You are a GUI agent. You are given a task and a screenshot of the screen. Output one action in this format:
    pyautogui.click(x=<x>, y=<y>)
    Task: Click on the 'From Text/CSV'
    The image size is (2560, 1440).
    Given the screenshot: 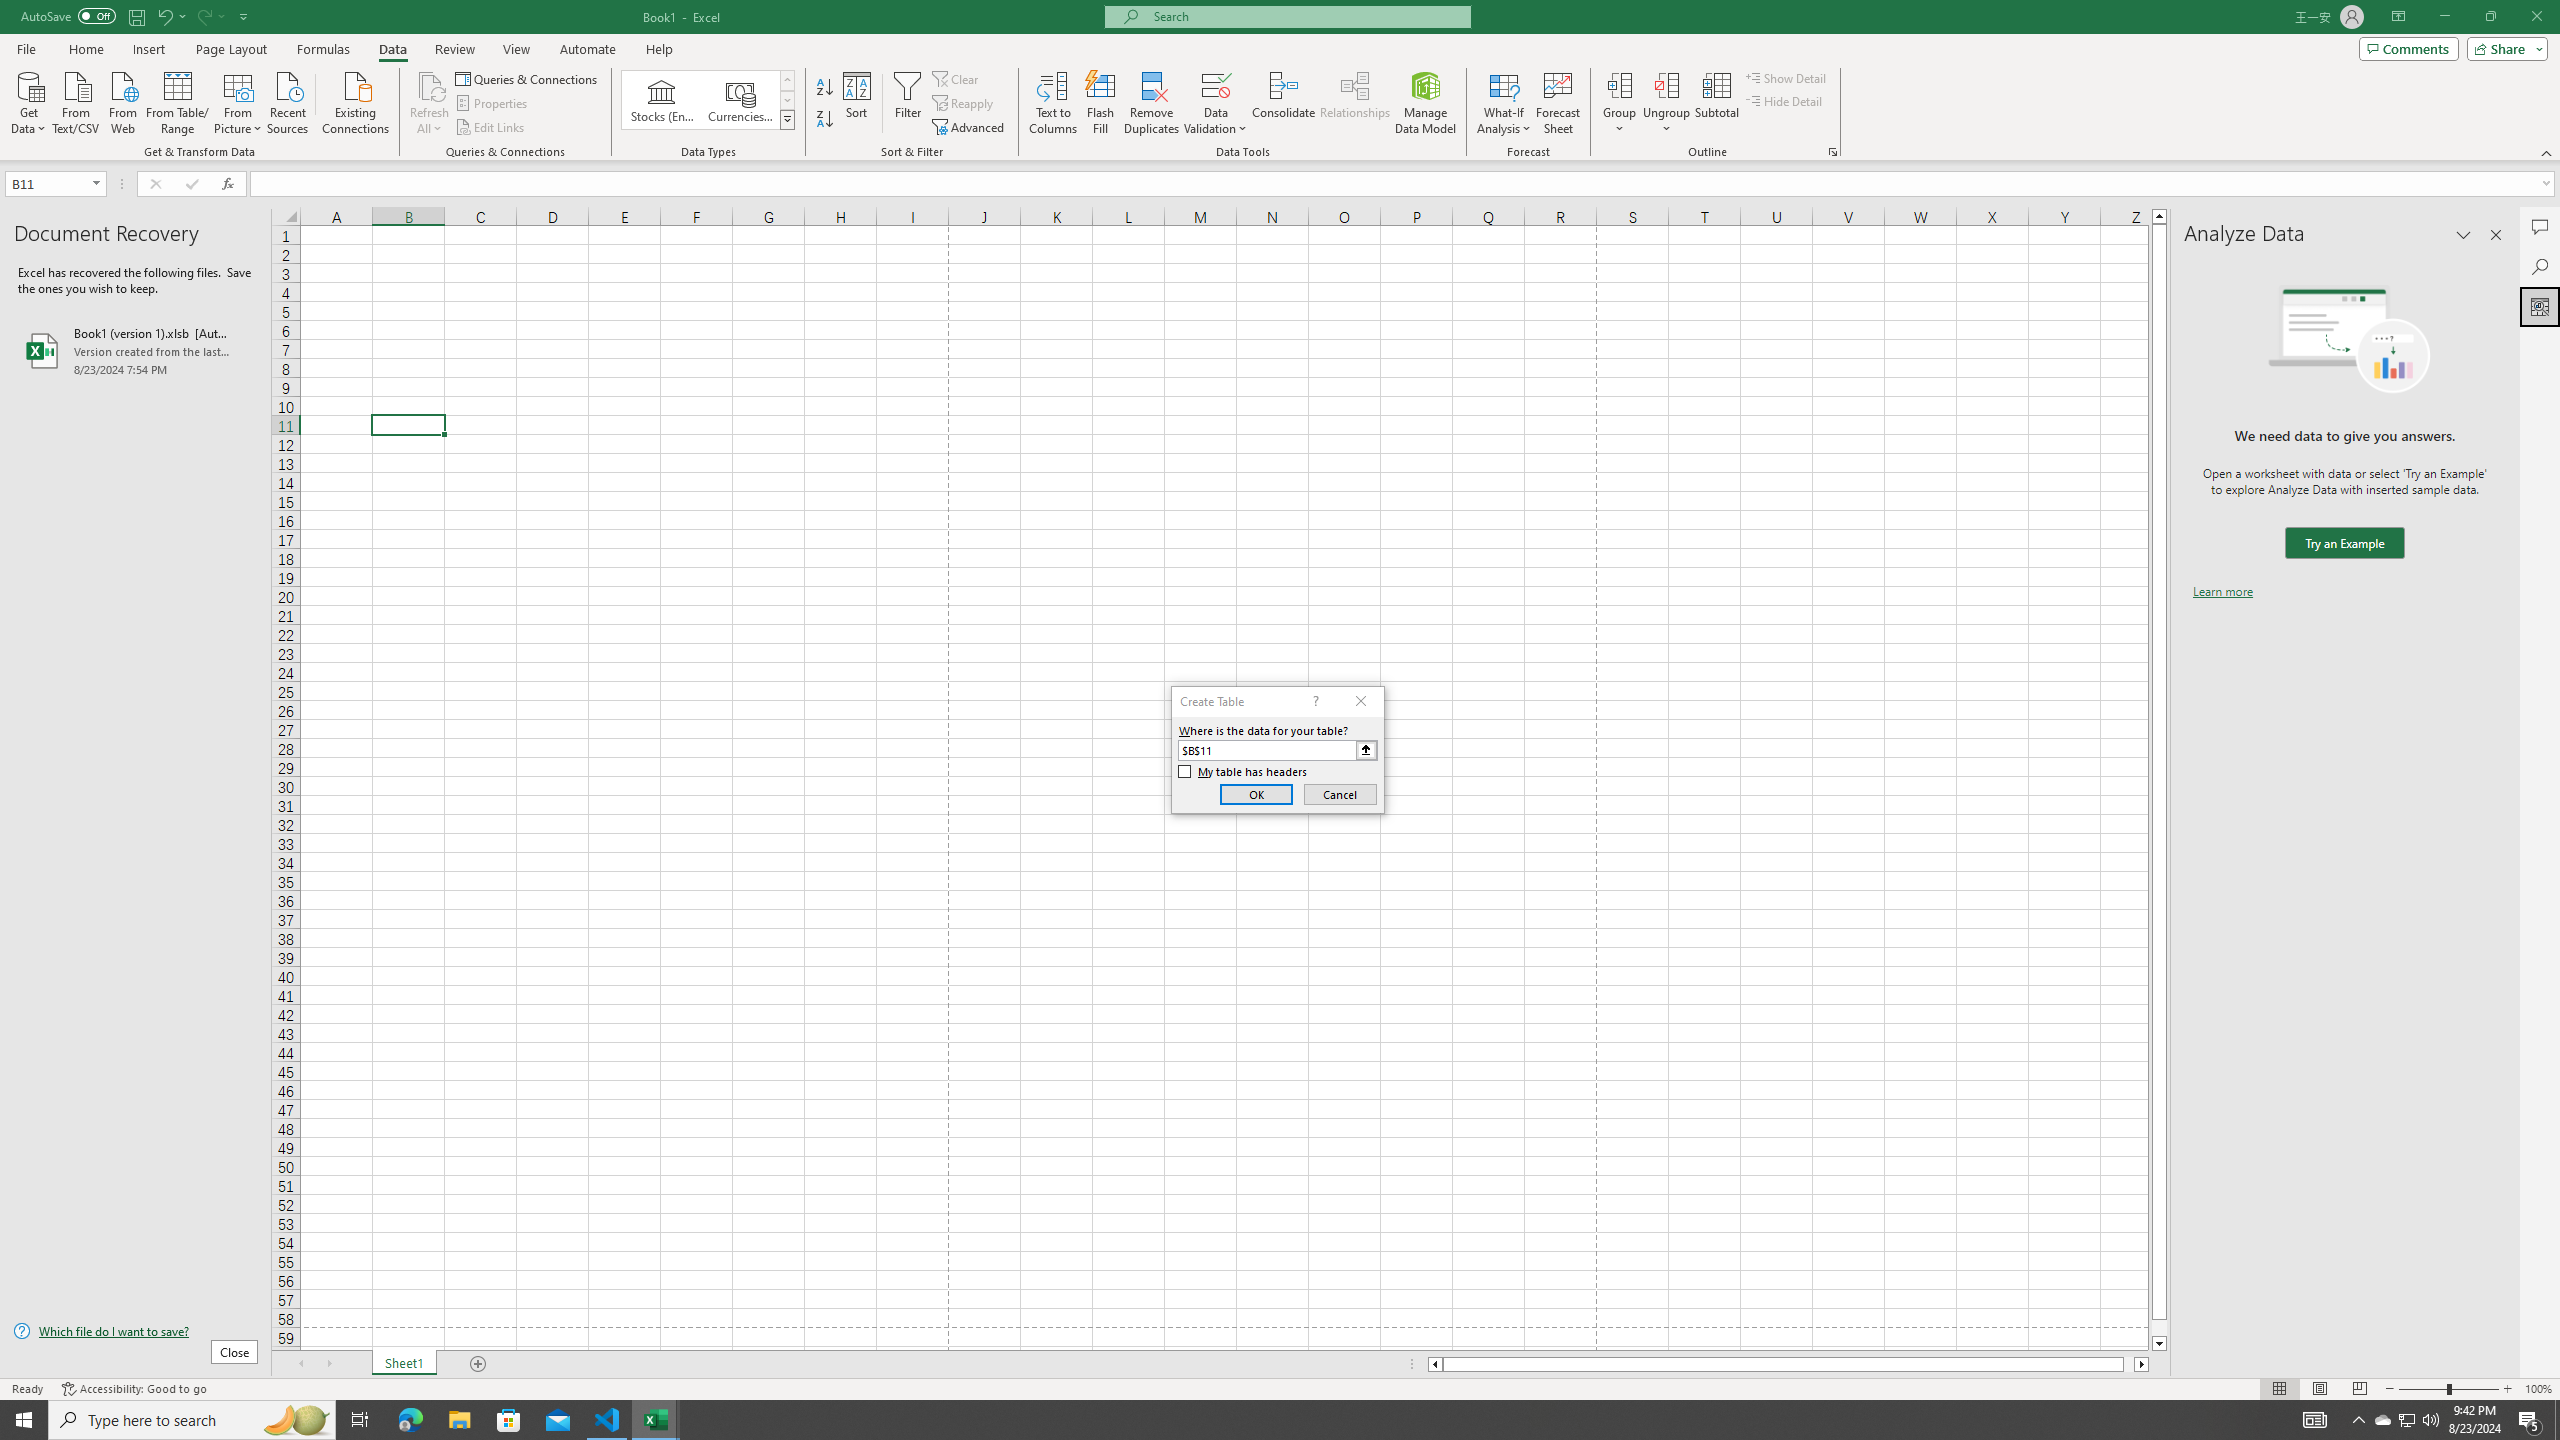 What is the action you would take?
    pyautogui.click(x=76, y=100)
    